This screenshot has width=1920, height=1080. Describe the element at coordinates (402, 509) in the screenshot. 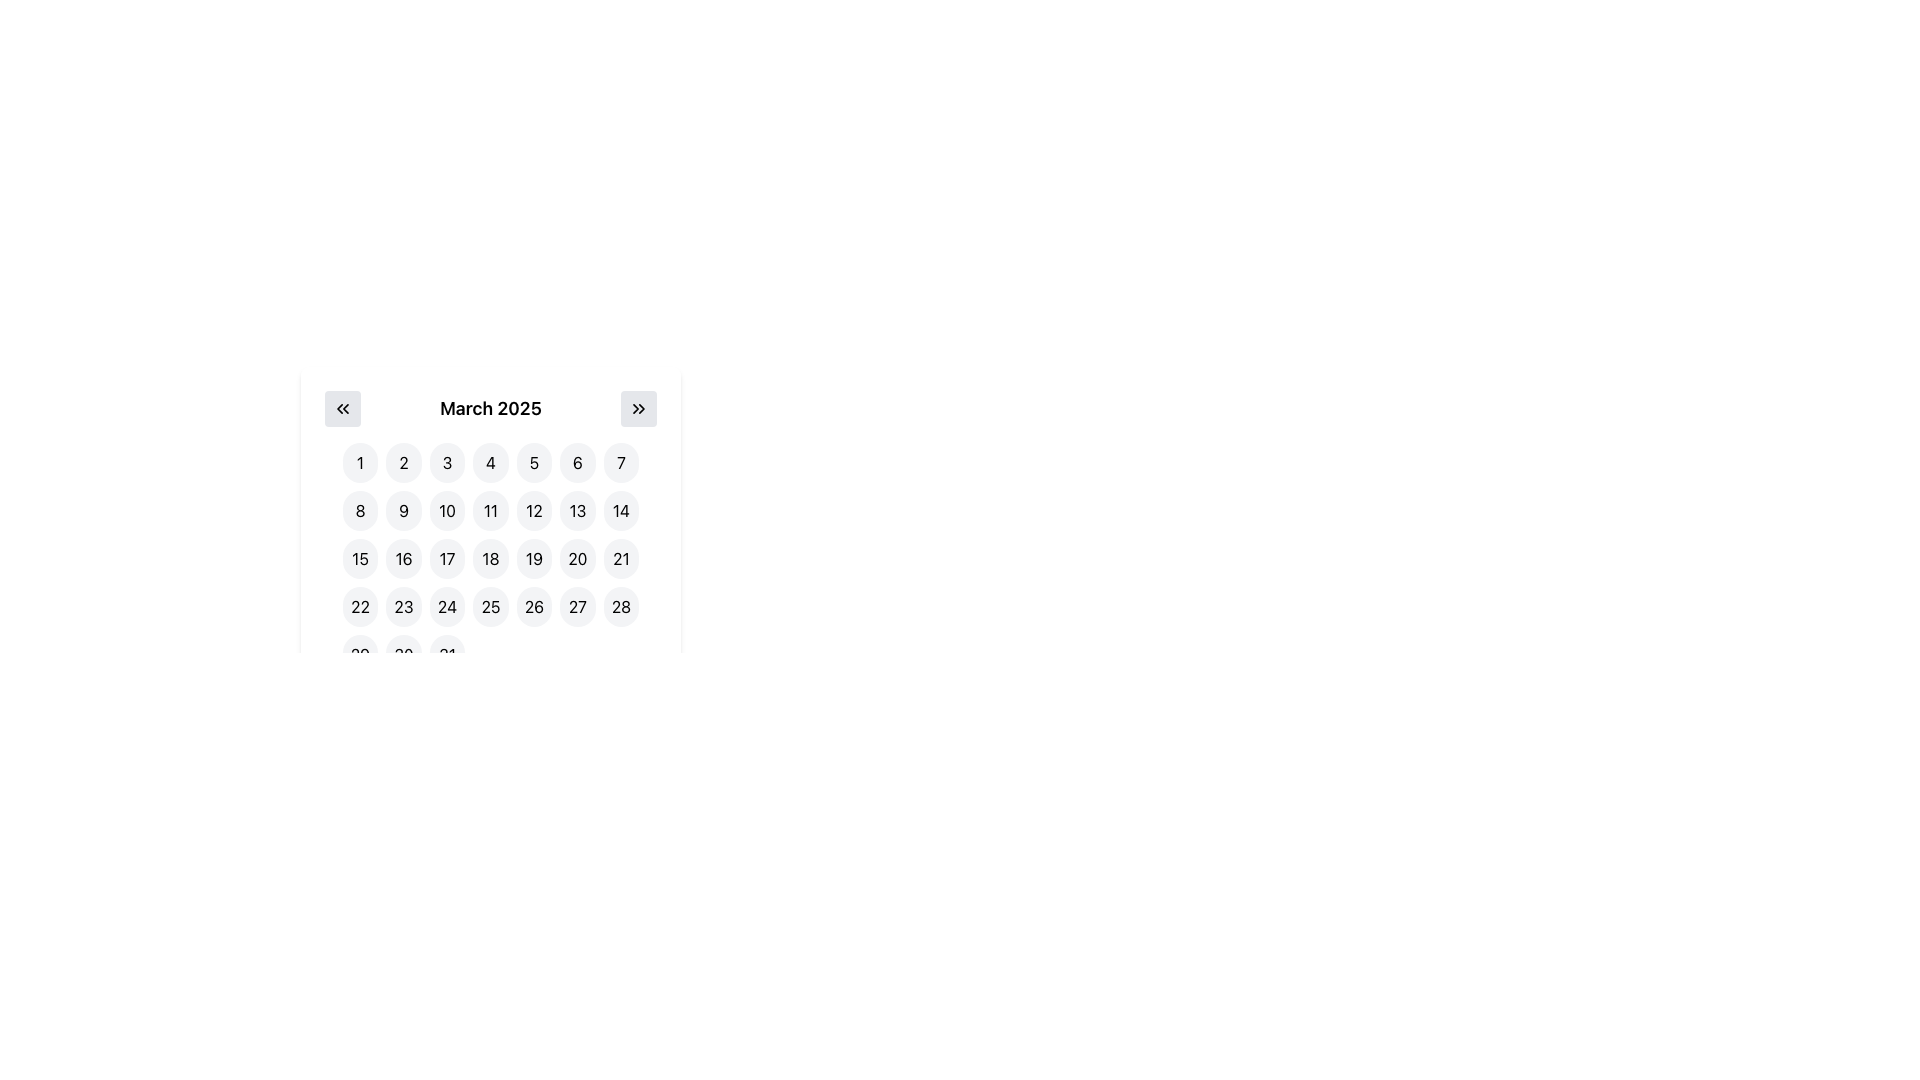

I see `the rounded button with a light gray background that displays the number '9' in black, located in the second row and second column of the grid layout in the date picker interface` at that location.